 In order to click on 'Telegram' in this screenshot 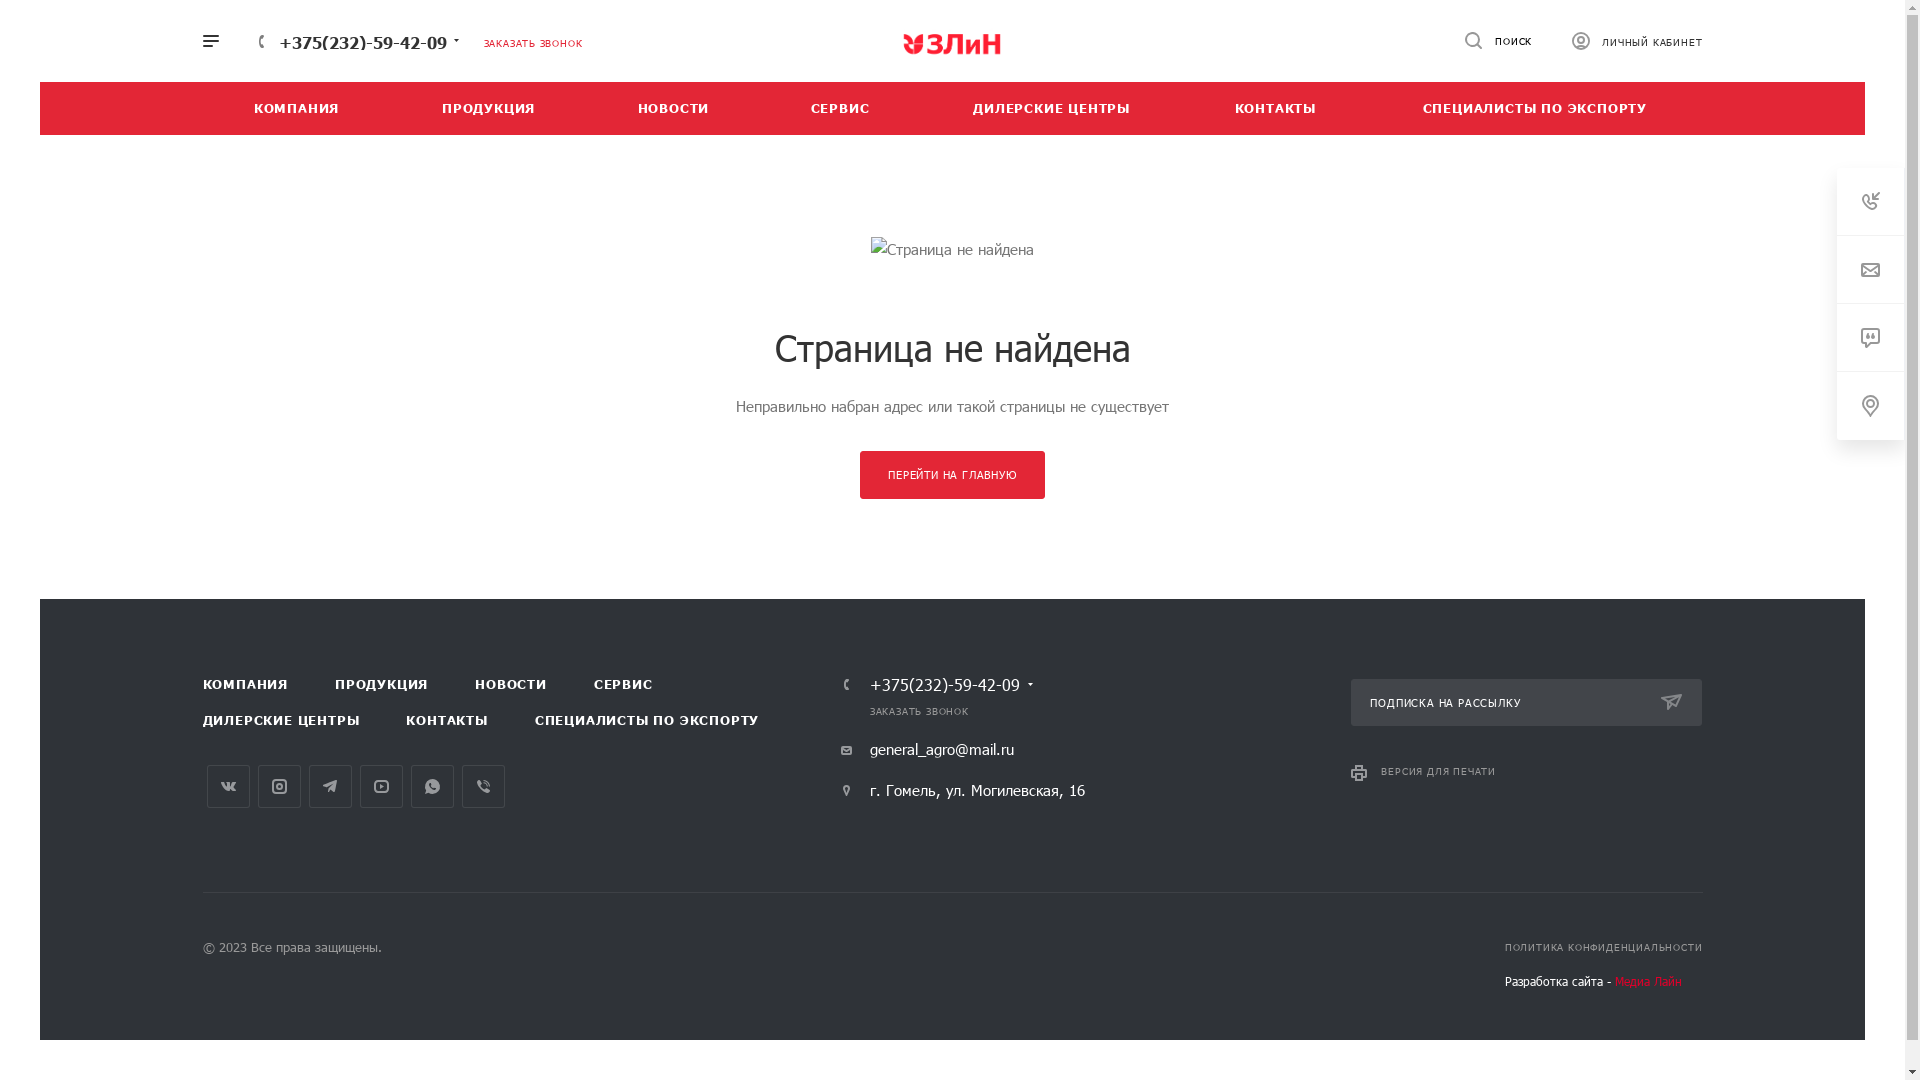, I will do `click(306, 785)`.